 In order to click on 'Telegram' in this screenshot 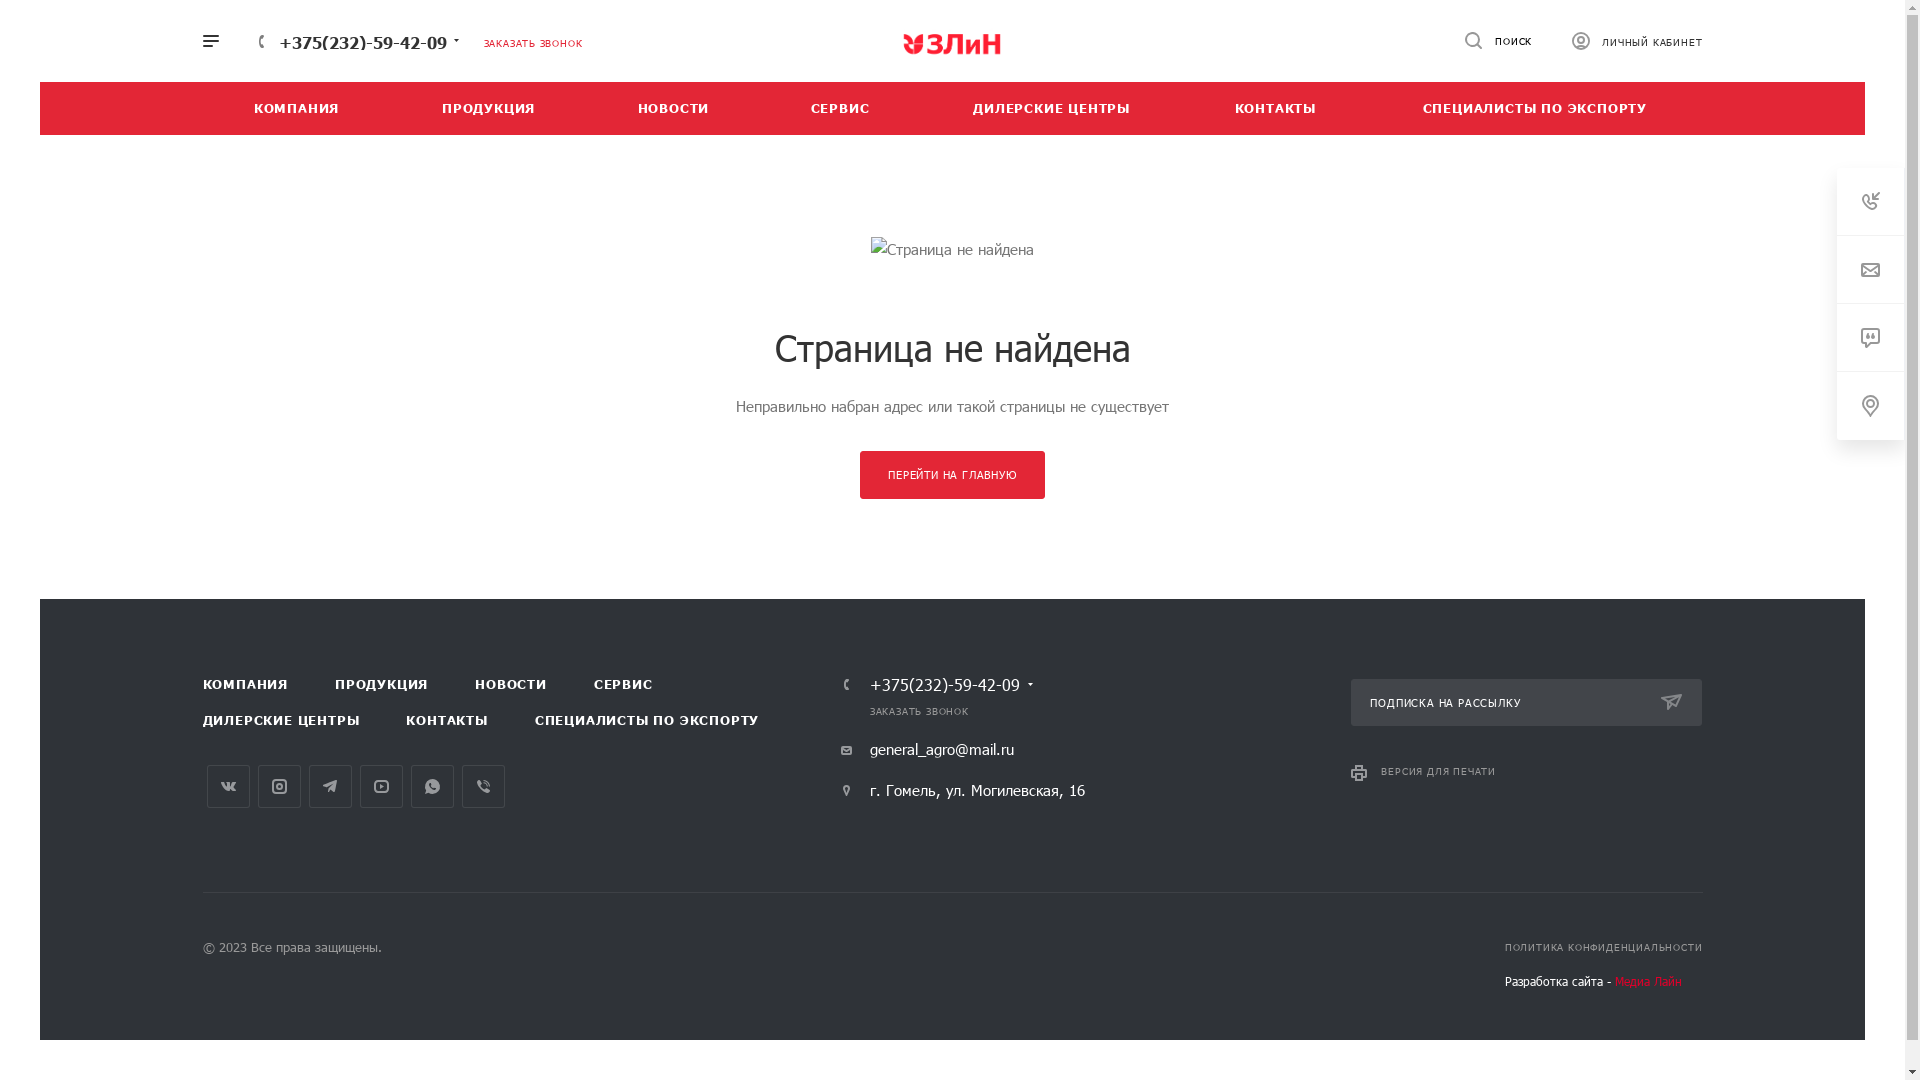, I will do `click(306, 785)`.